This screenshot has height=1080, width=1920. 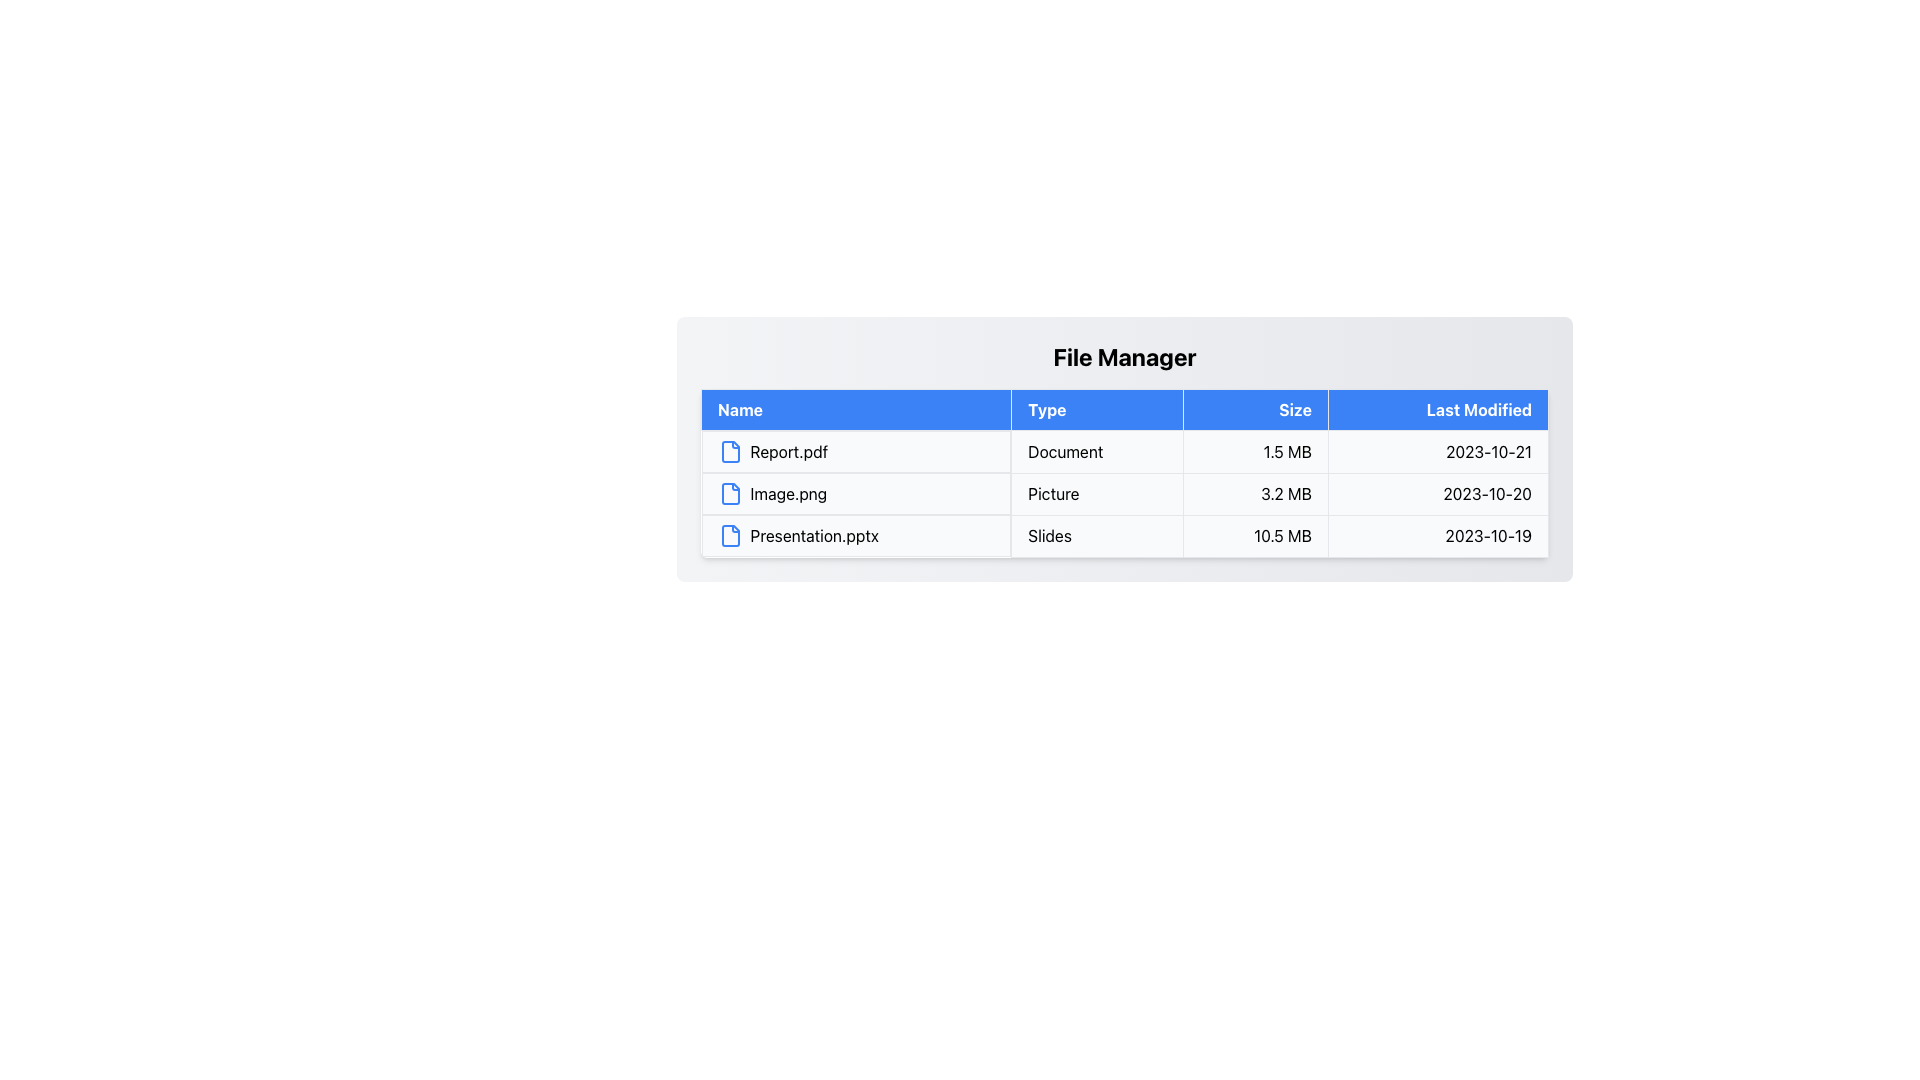 What do you see at coordinates (729, 535) in the screenshot?
I see `the blue file icon shaped like a document with a folded corner, which is located to the left of the text 'Presentation.pptx'` at bounding box center [729, 535].